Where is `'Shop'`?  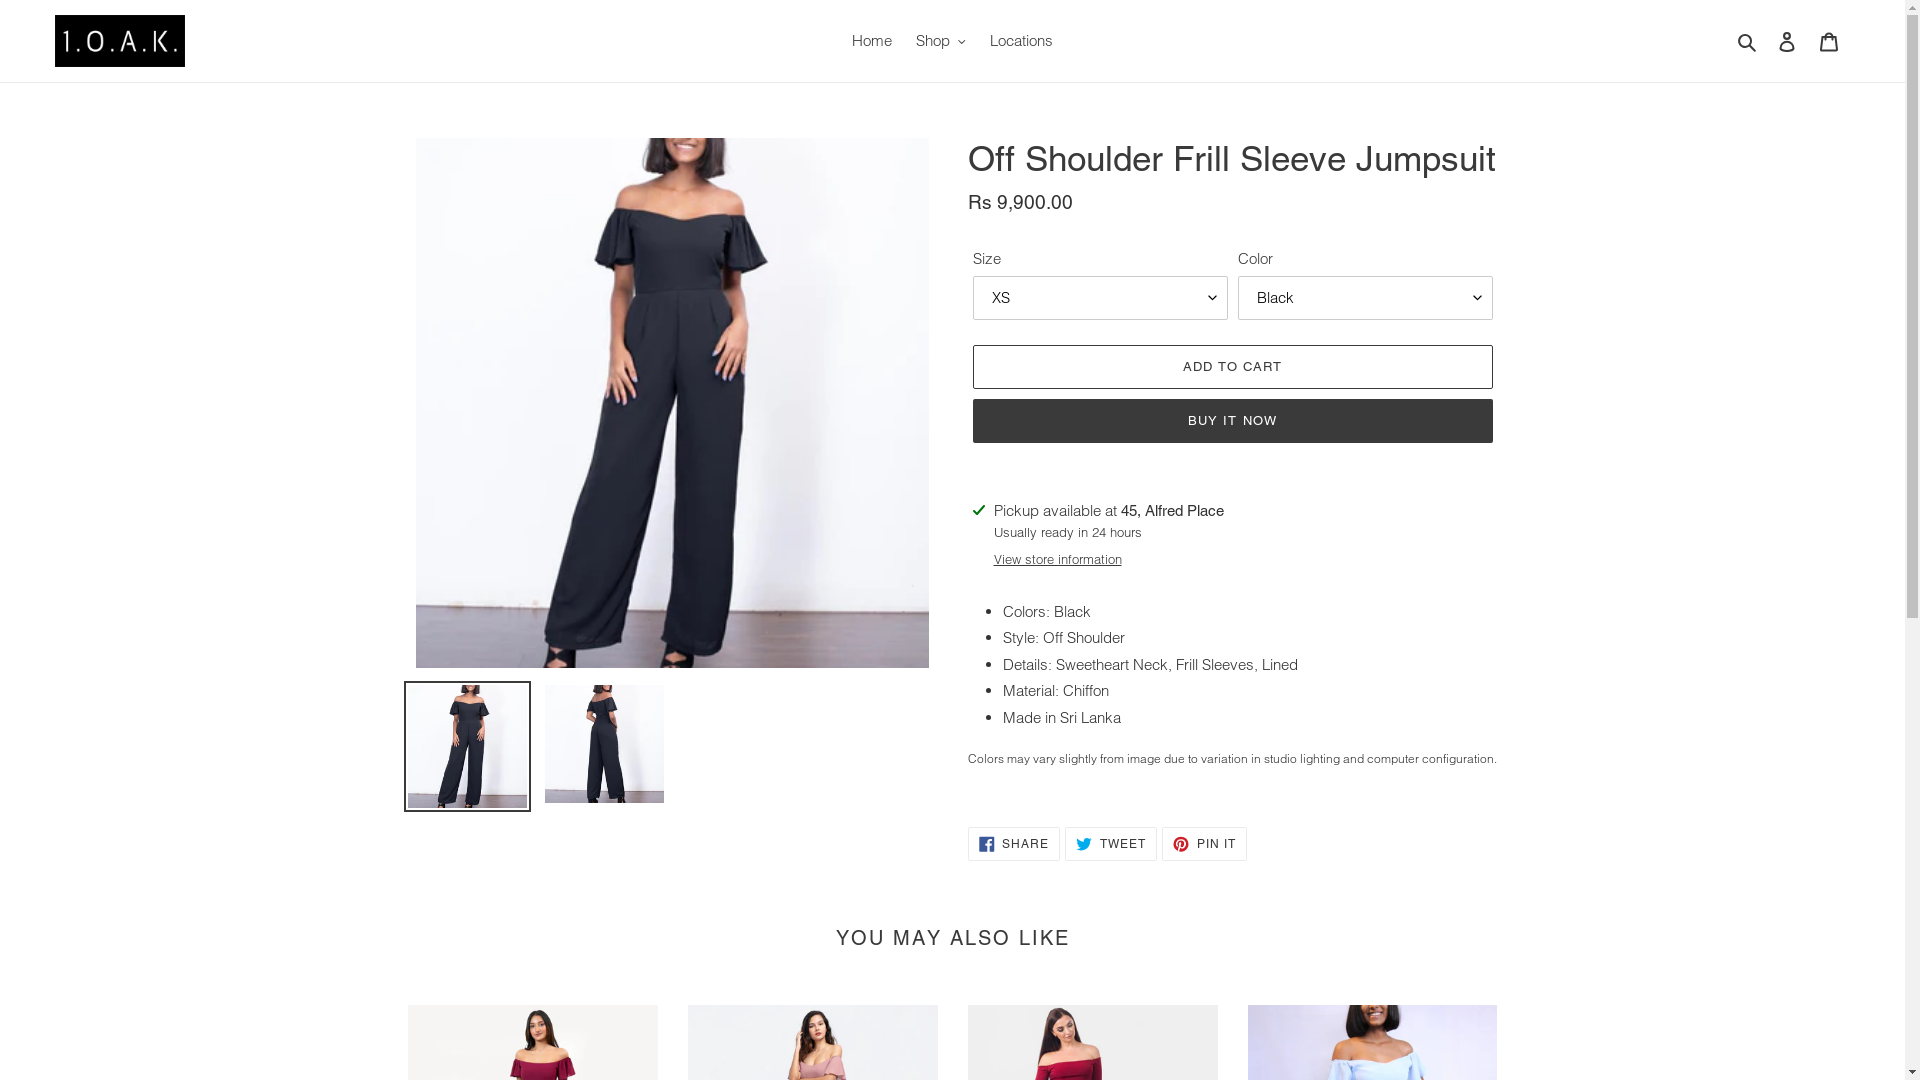
'Shop' is located at coordinates (939, 41).